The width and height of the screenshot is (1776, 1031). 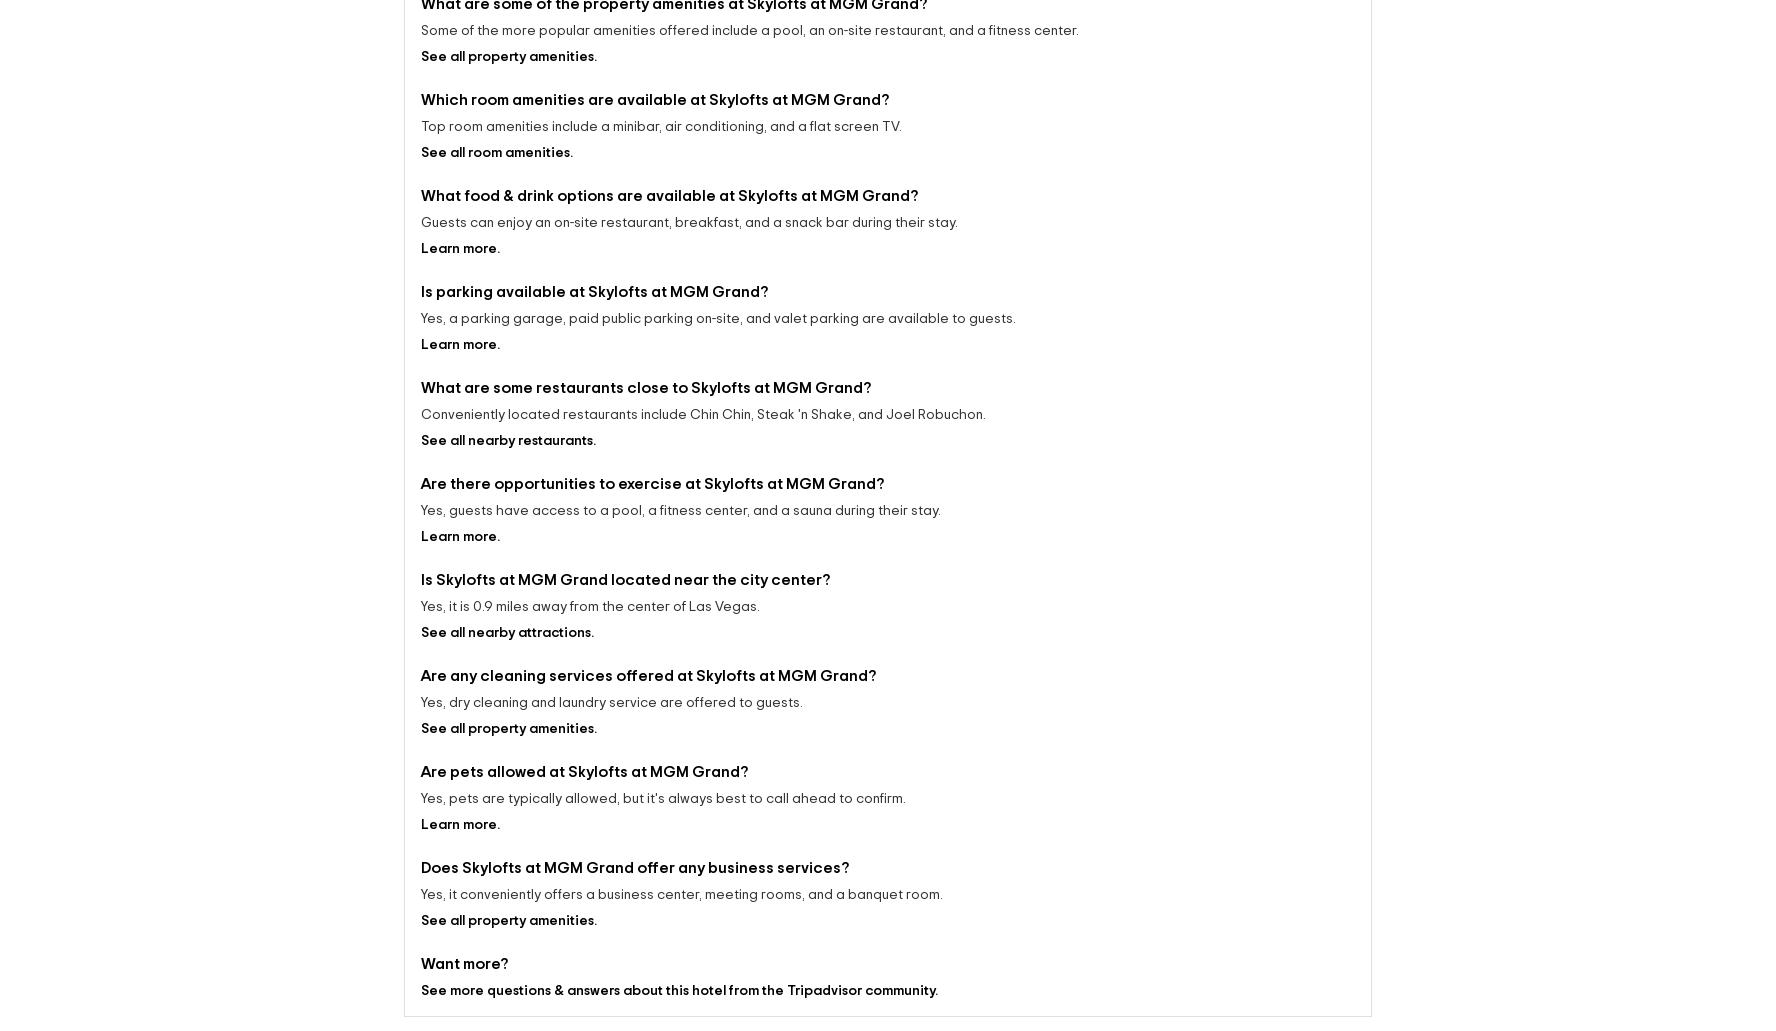 What do you see at coordinates (420, 876) in the screenshot?
I see `'Yes, it conveniently offers a business center, meeting rooms, and a banquet room.'` at bounding box center [420, 876].